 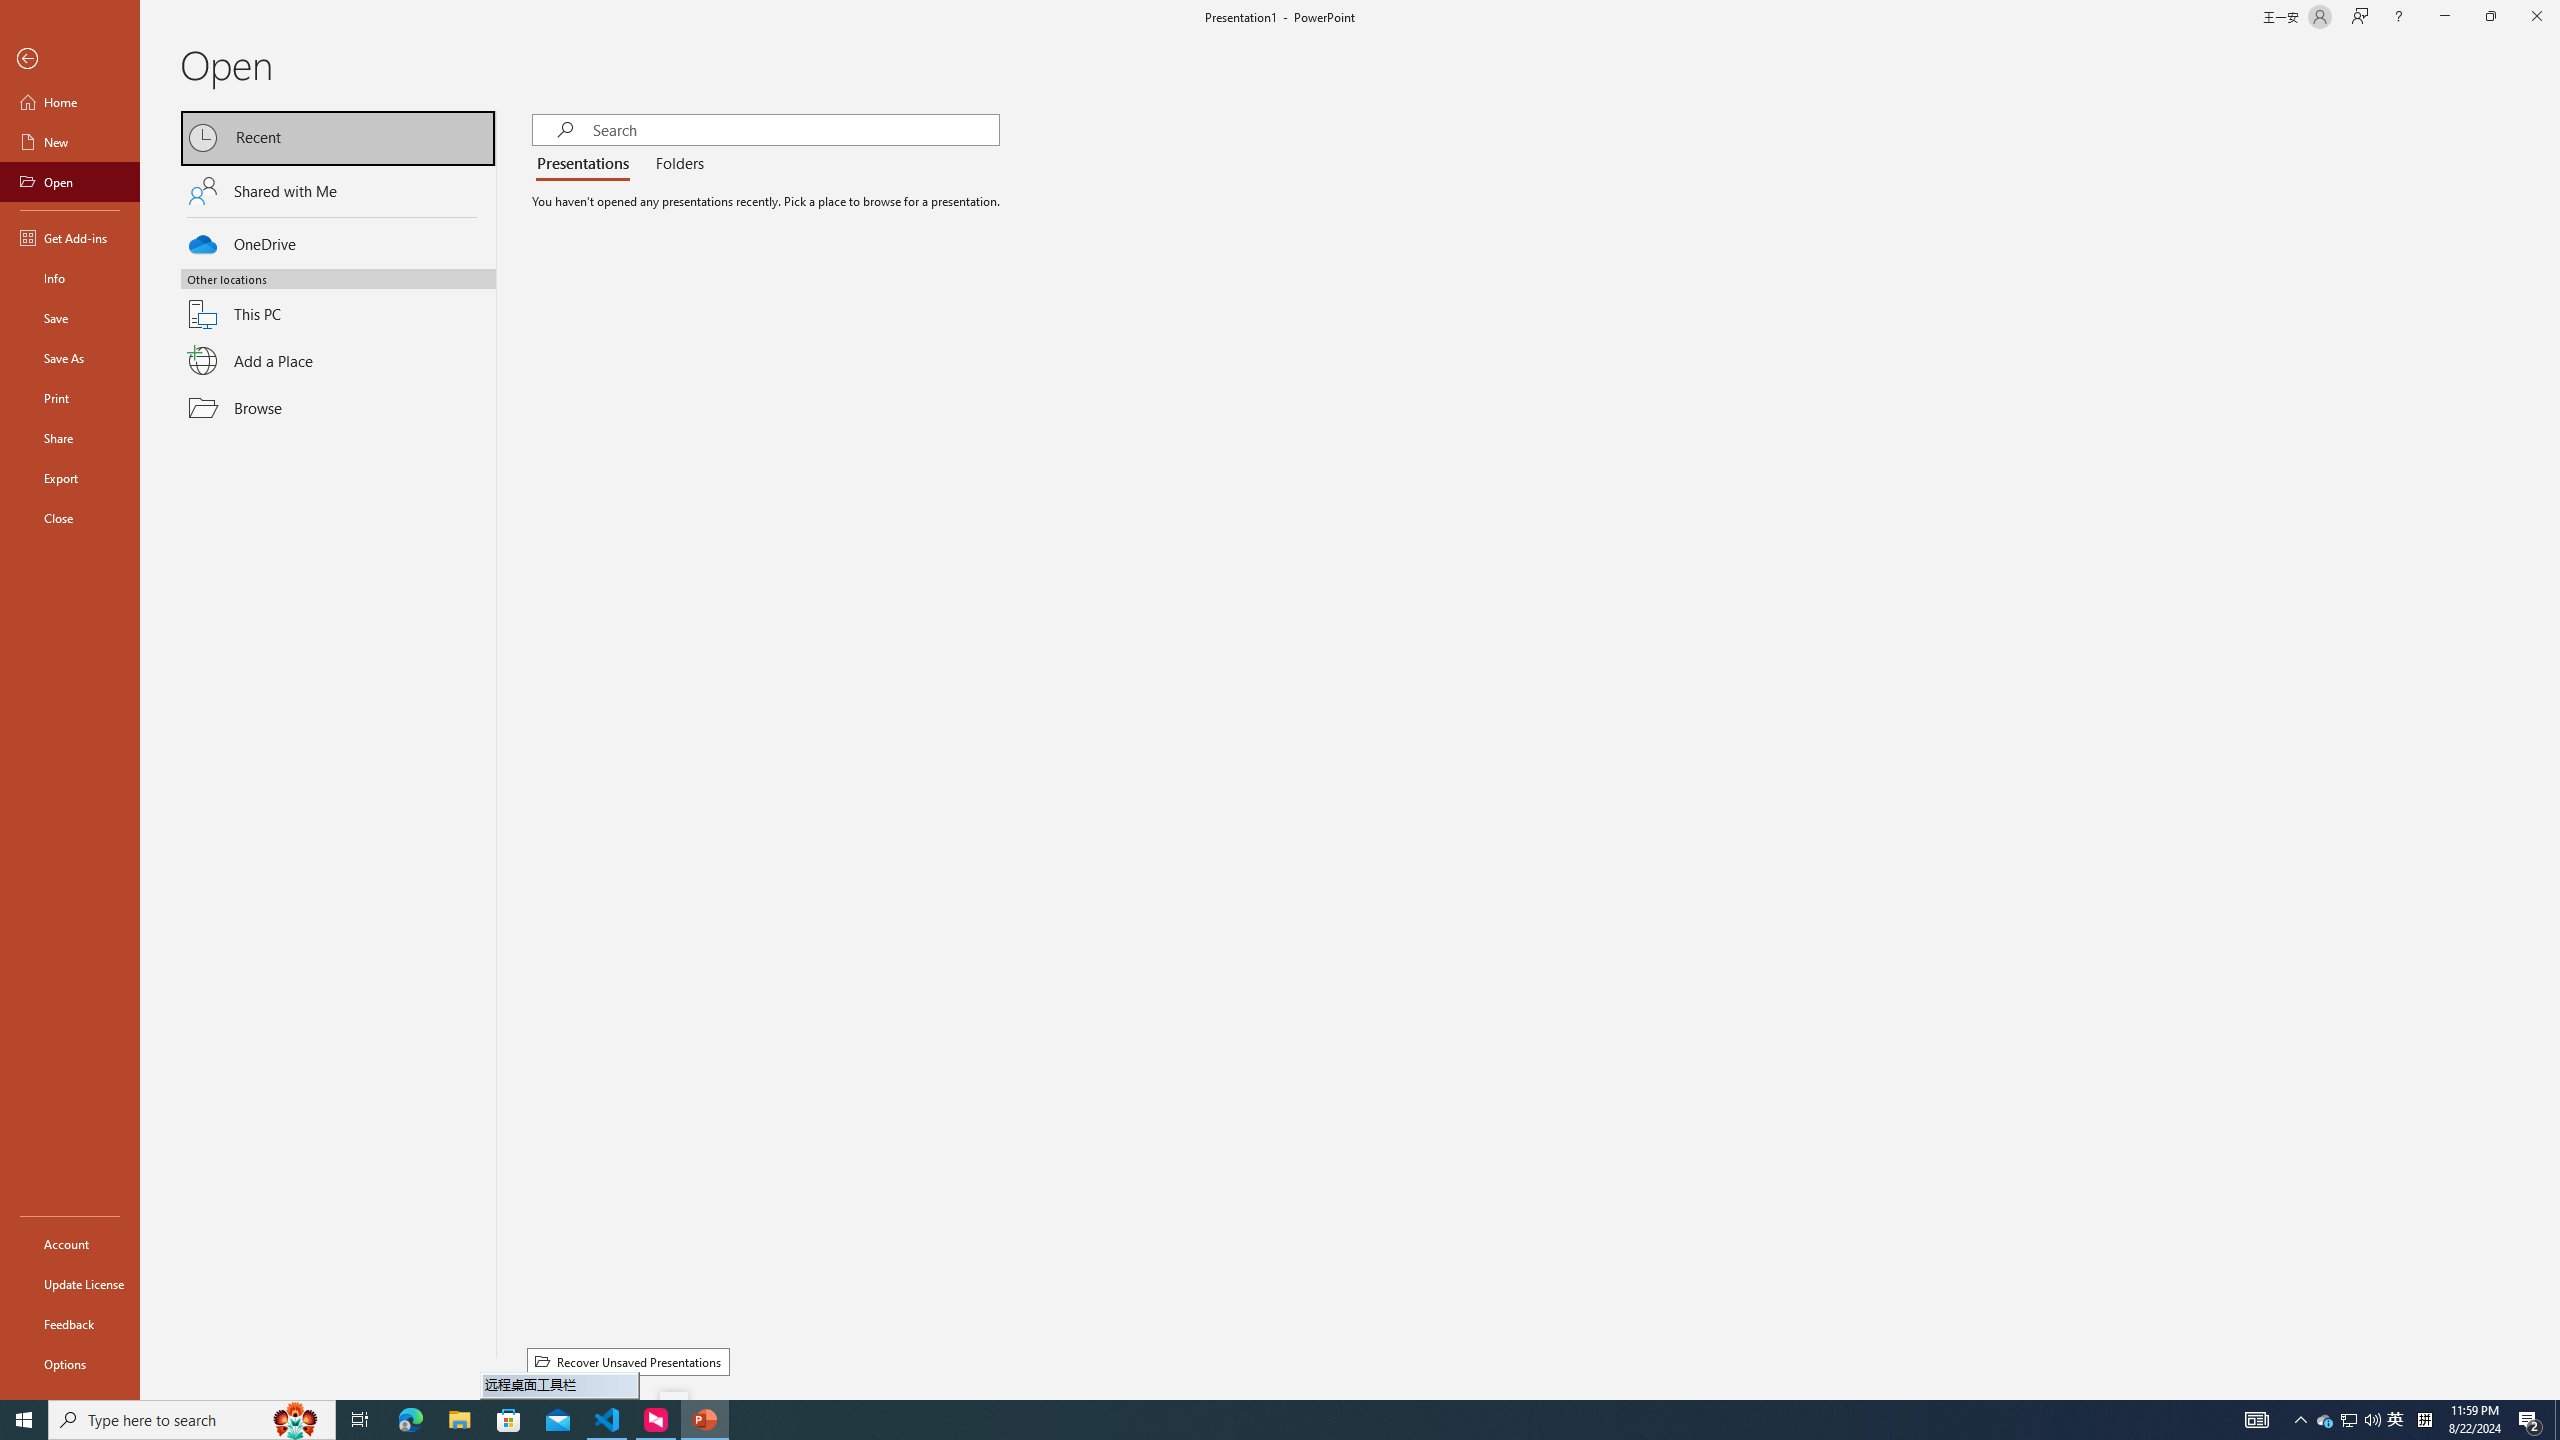 I want to click on 'Export', so click(x=69, y=478).